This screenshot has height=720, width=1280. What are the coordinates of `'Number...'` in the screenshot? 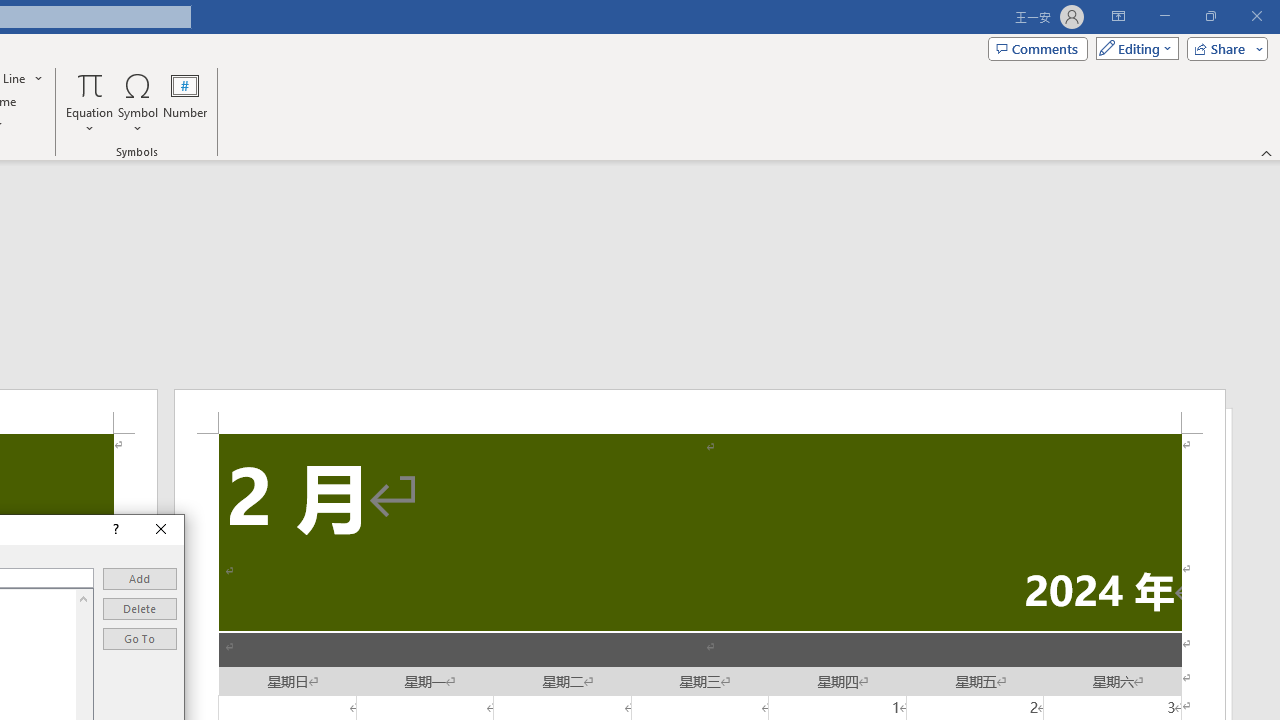 It's located at (185, 103).